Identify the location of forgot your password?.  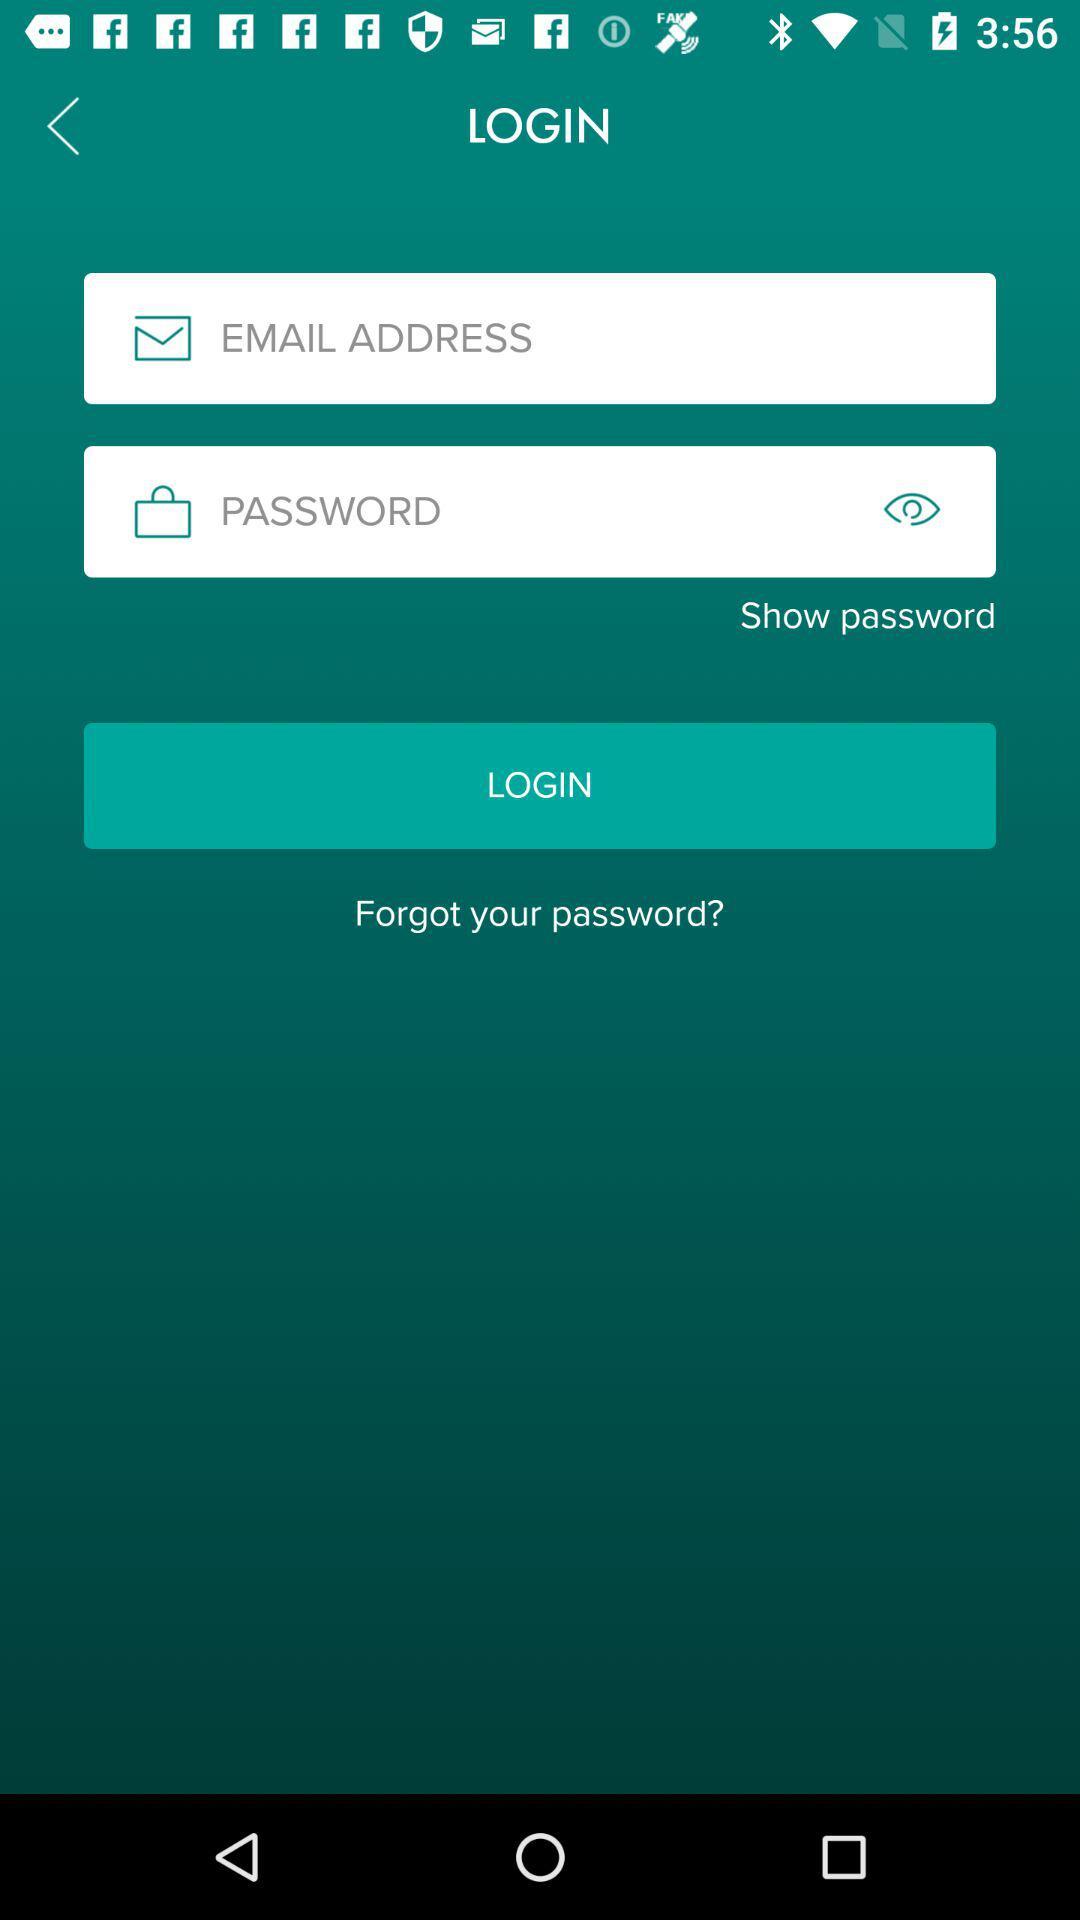
(538, 912).